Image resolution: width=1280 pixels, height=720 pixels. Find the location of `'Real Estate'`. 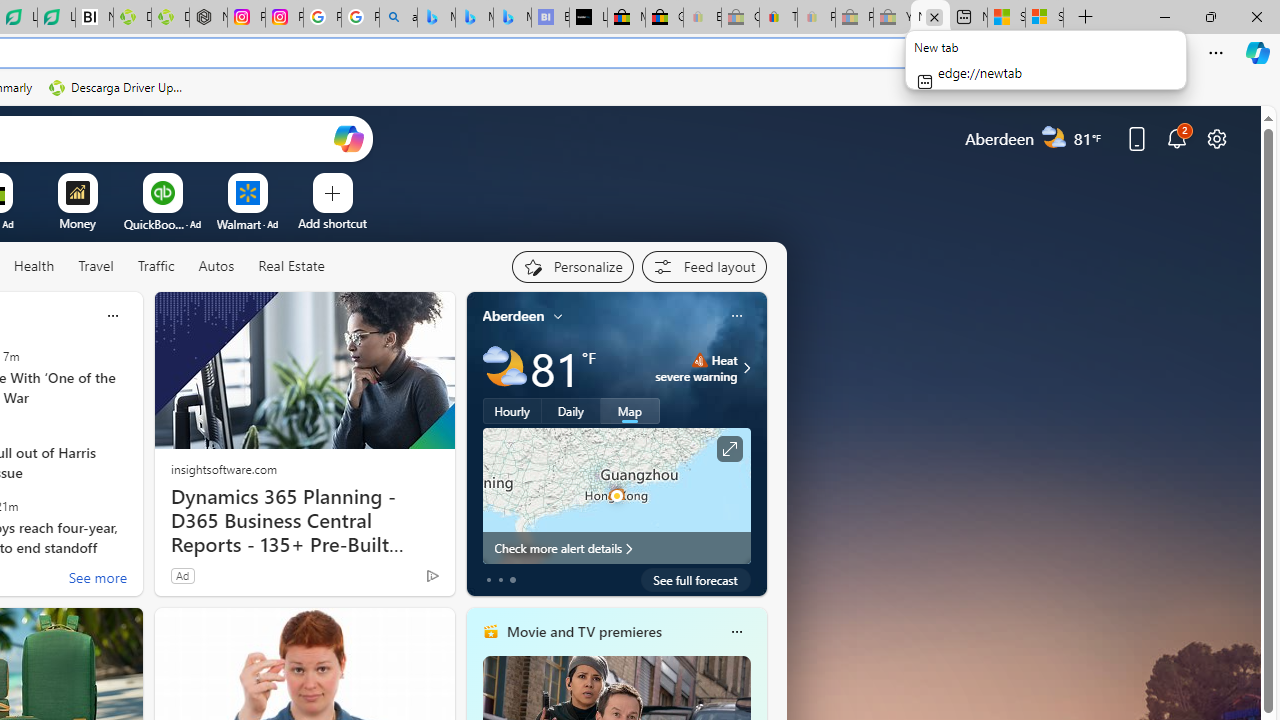

'Real Estate' is located at coordinates (290, 266).